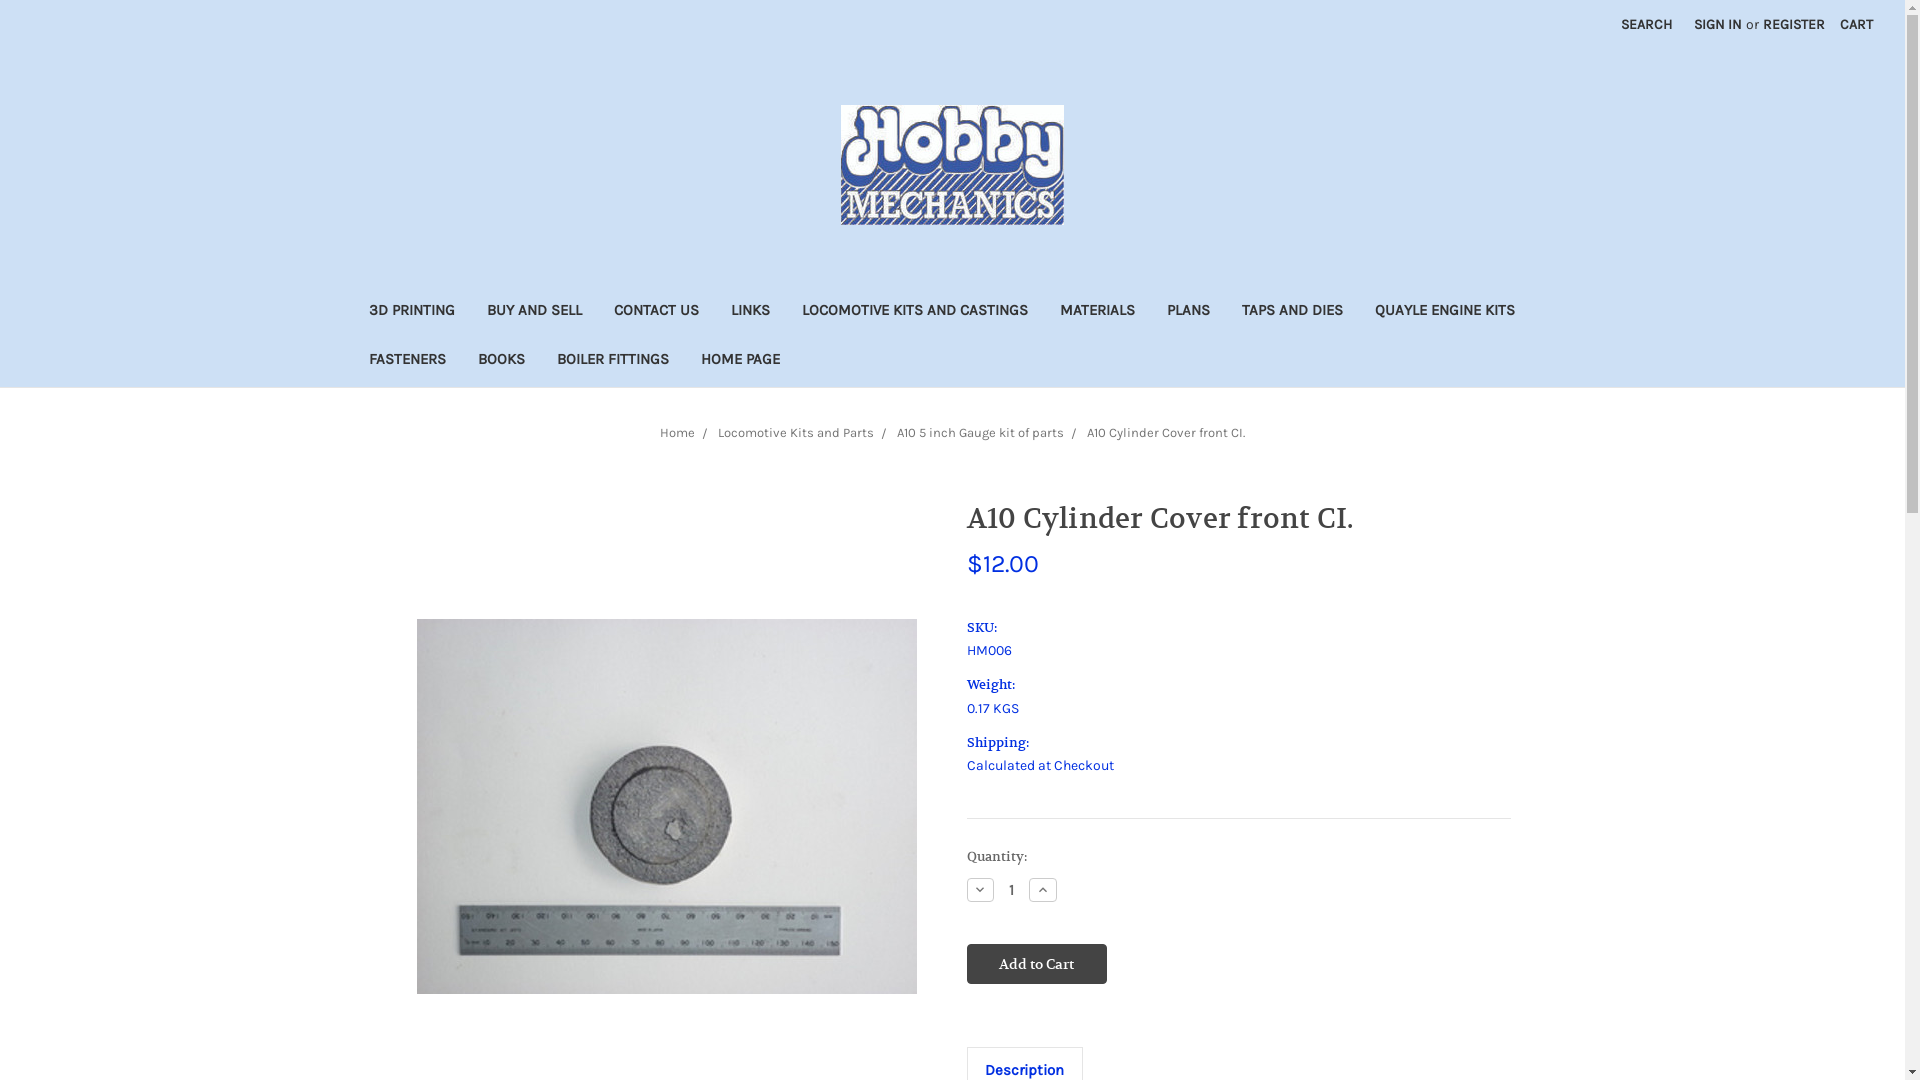 The image size is (1920, 1080). What do you see at coordinates (748, 312) in the screenshot?
I see `'LINKS'` at bounding box center [748, 312].